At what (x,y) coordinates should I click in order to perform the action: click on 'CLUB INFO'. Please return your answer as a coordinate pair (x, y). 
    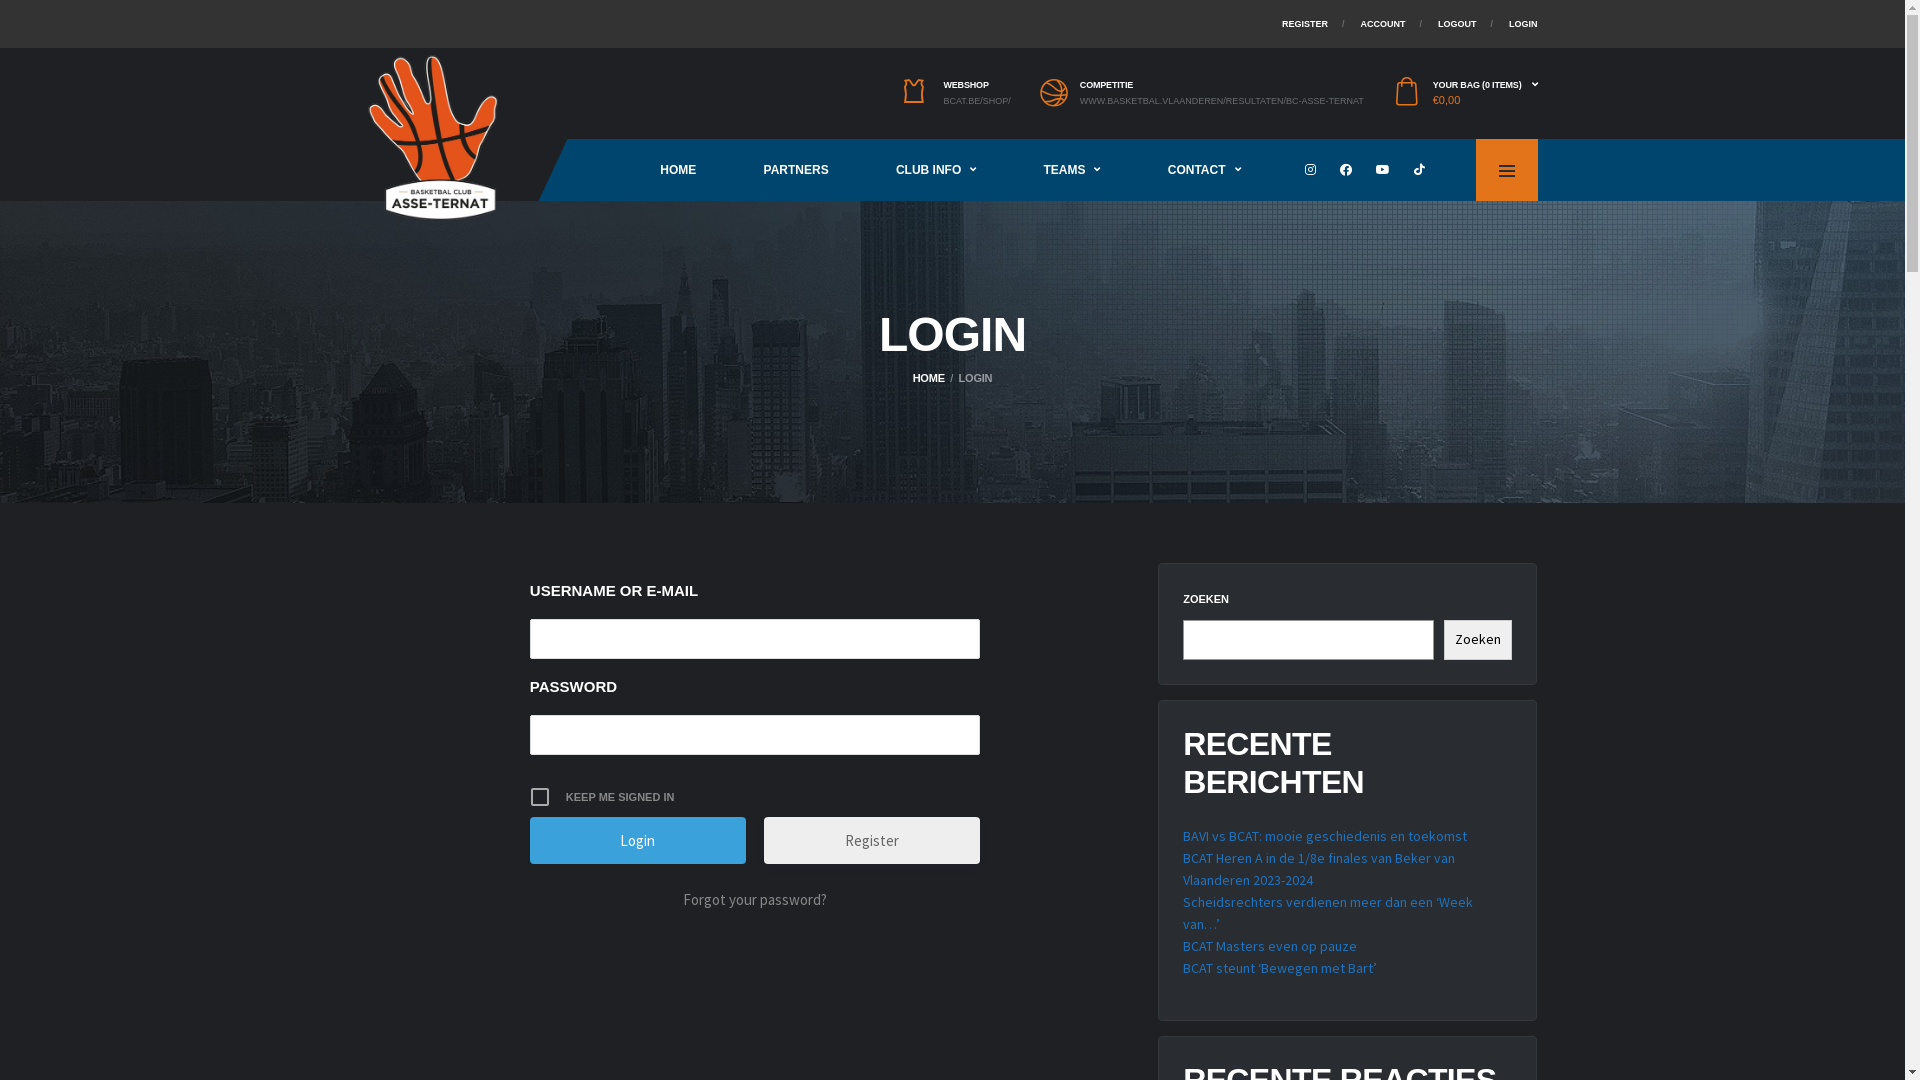
    Looking at the image, I should click on (862, 168).